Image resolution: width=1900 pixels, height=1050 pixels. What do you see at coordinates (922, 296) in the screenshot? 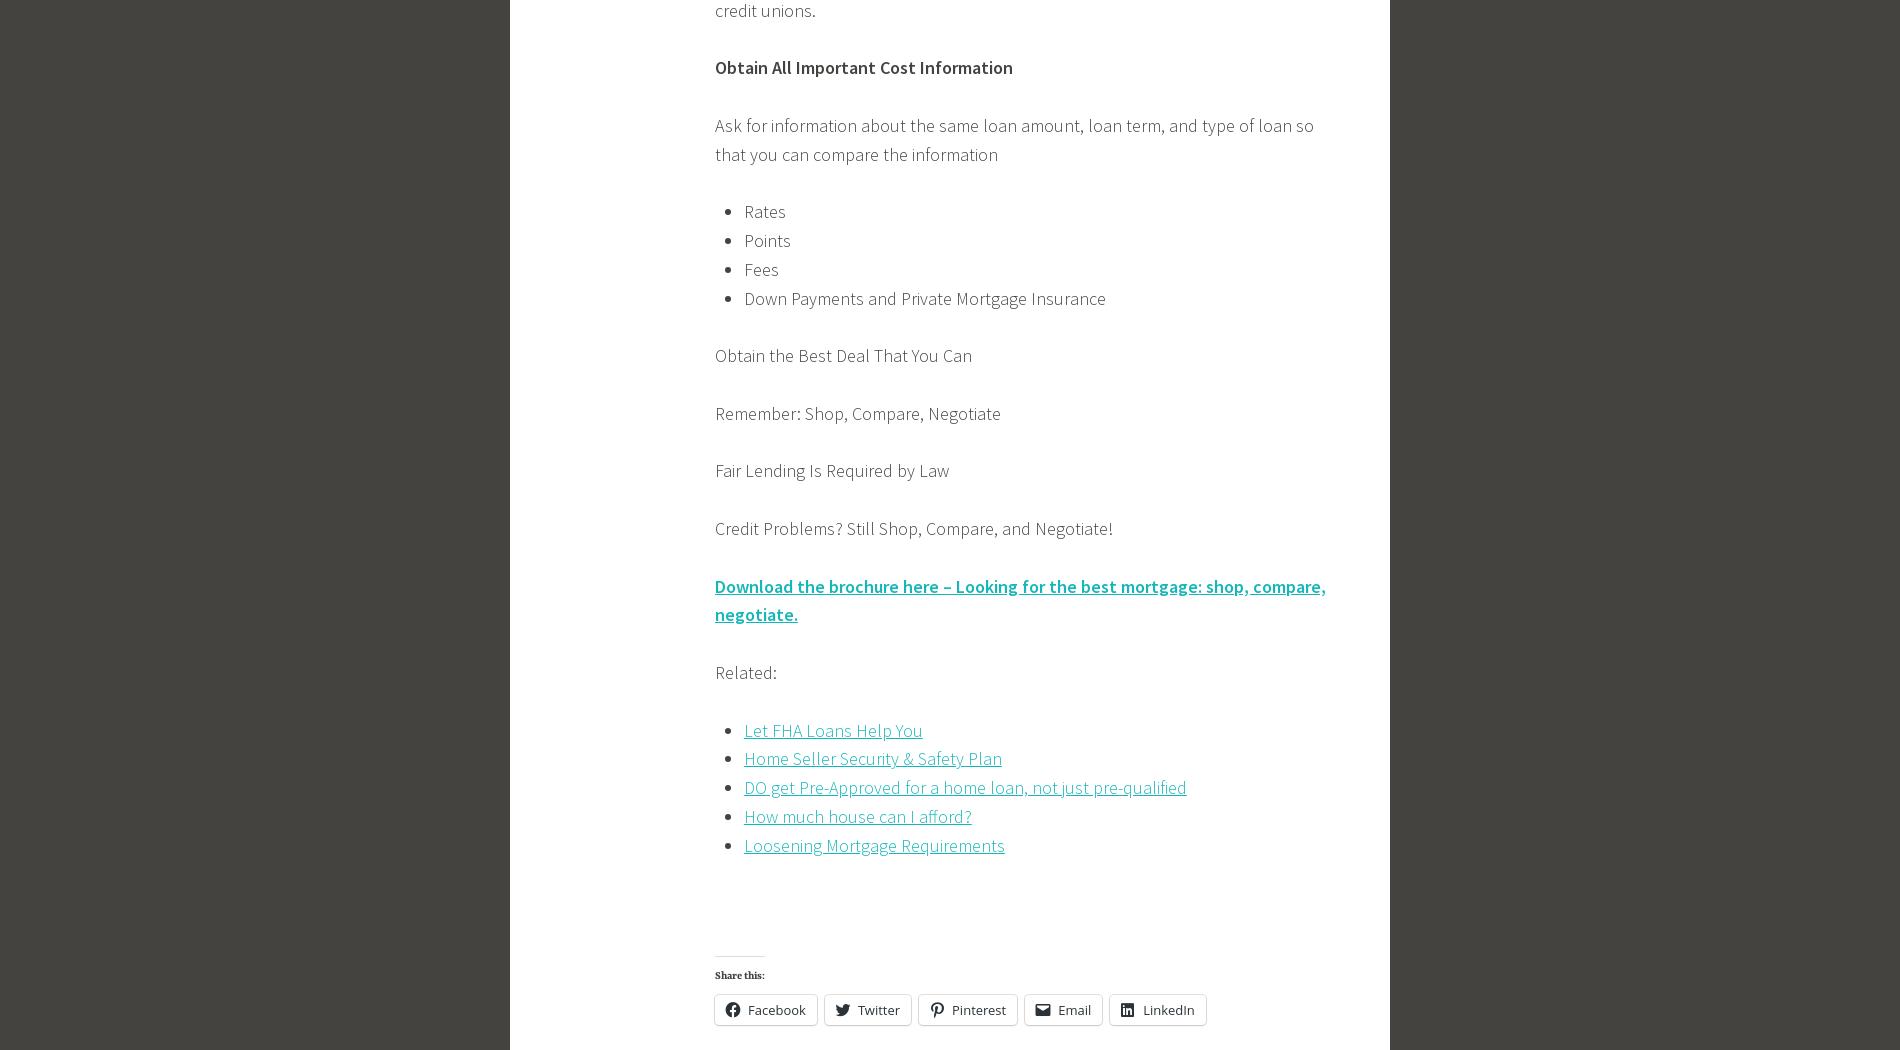
I see `'Down Payments and Private Mortgage Insurance'` at bounding box center [922, 296].